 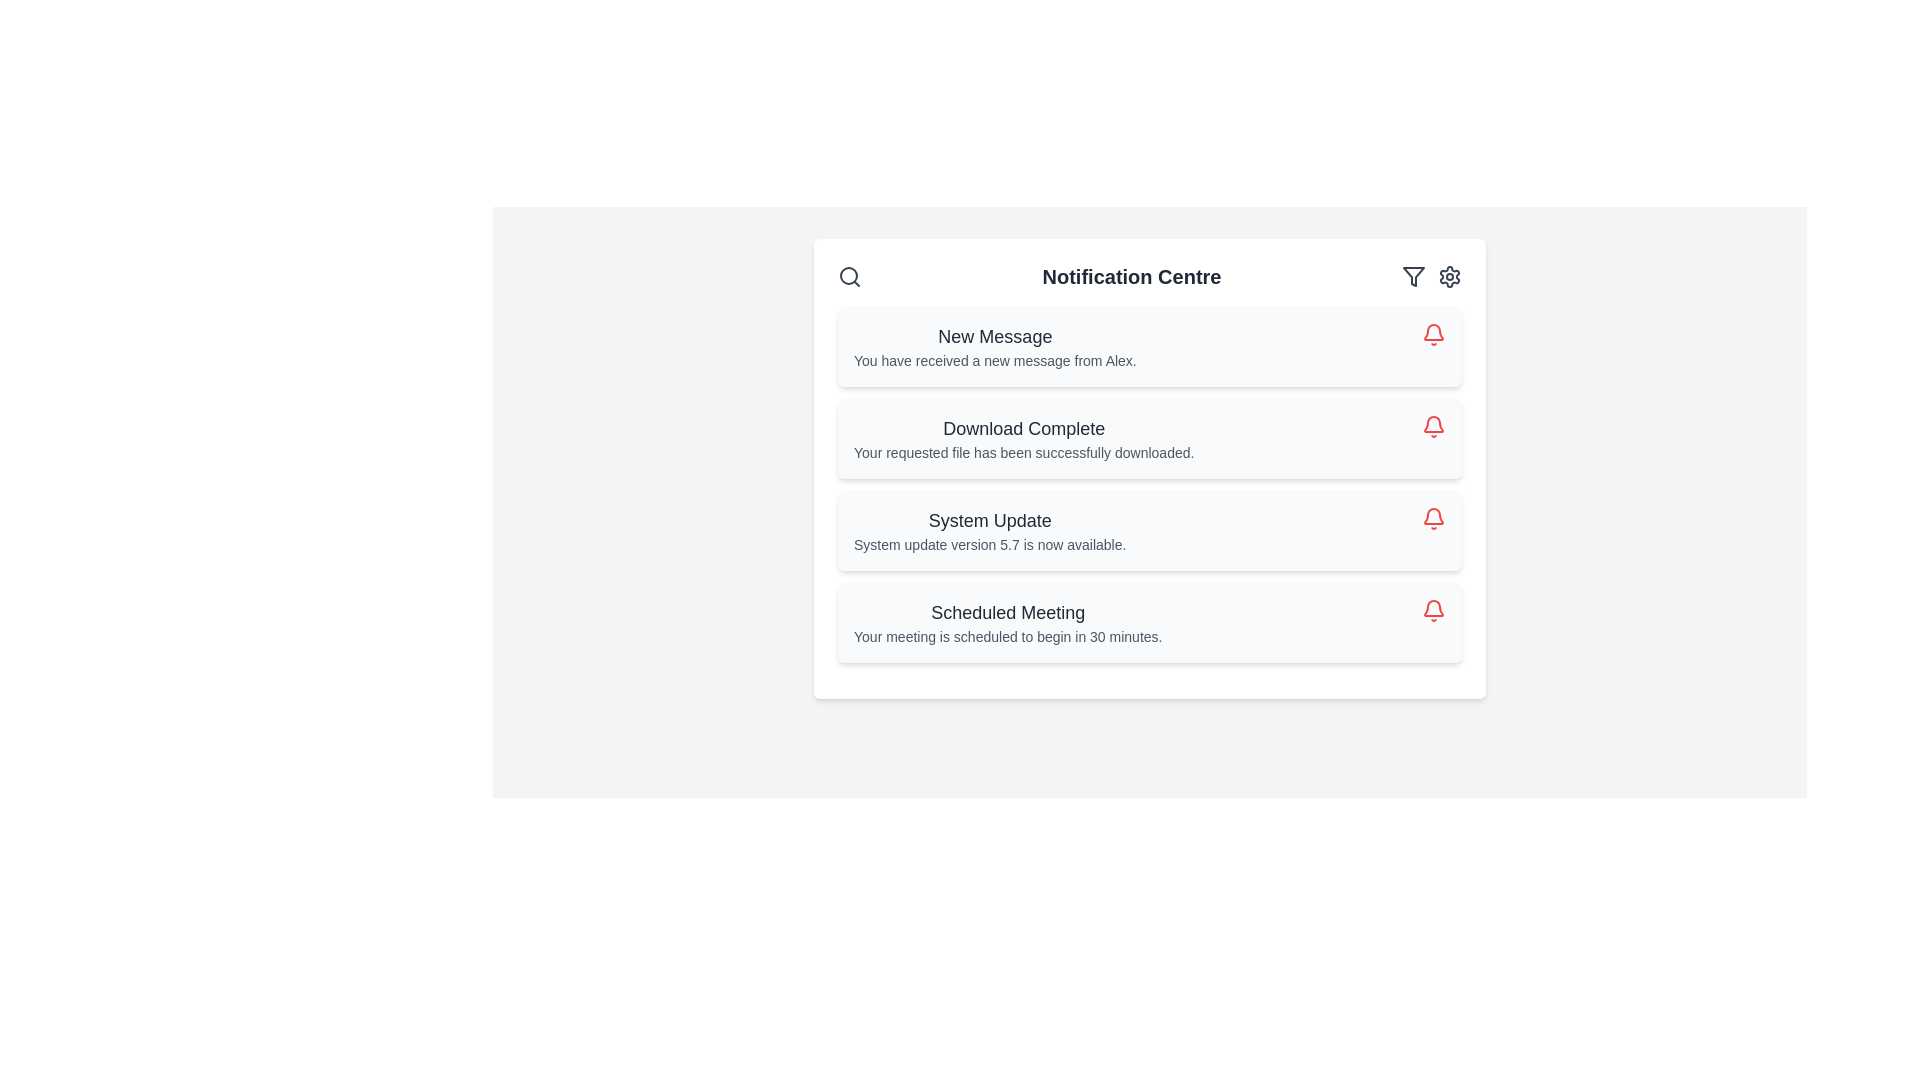 What do you see at coordinates (1024, 452) in the screenshot?
I see `confirmation text label that describes the outcome of a file download operation, located in the notification panel under 'Download Complete'` at bounding box center [1024, 452].